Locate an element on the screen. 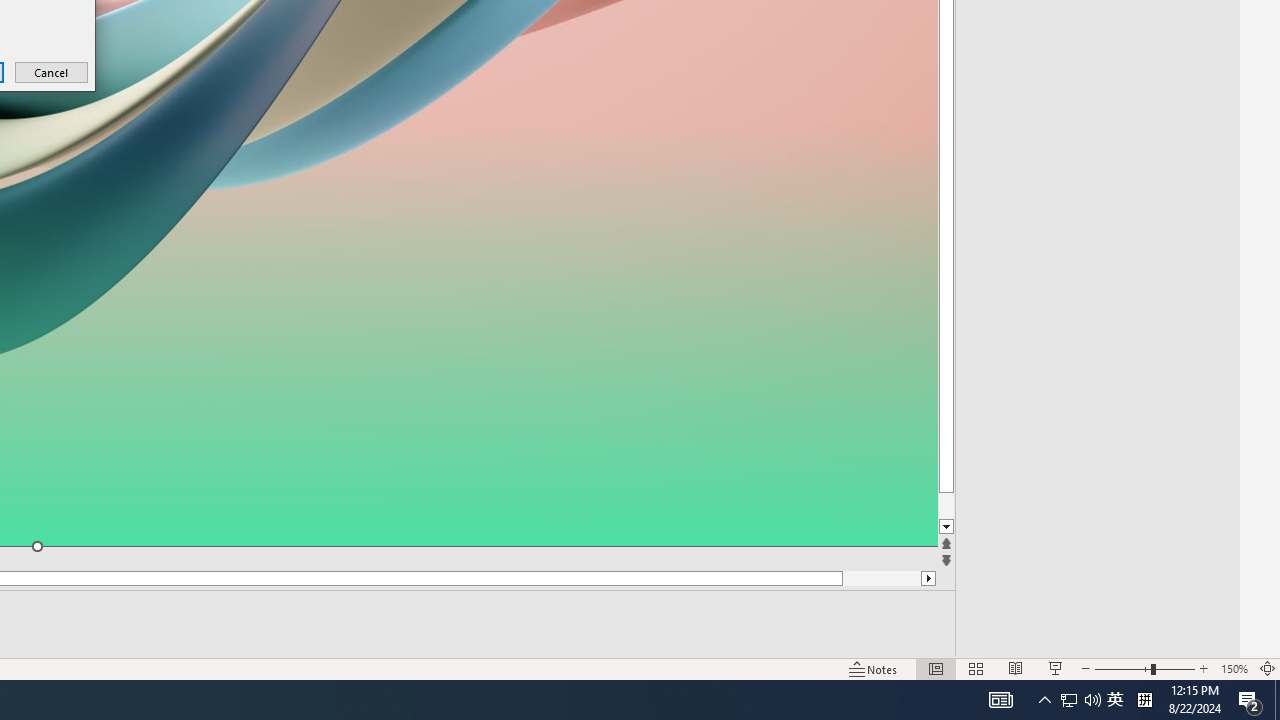  'Zoom 150%' is located at coordinates (1233, 669).